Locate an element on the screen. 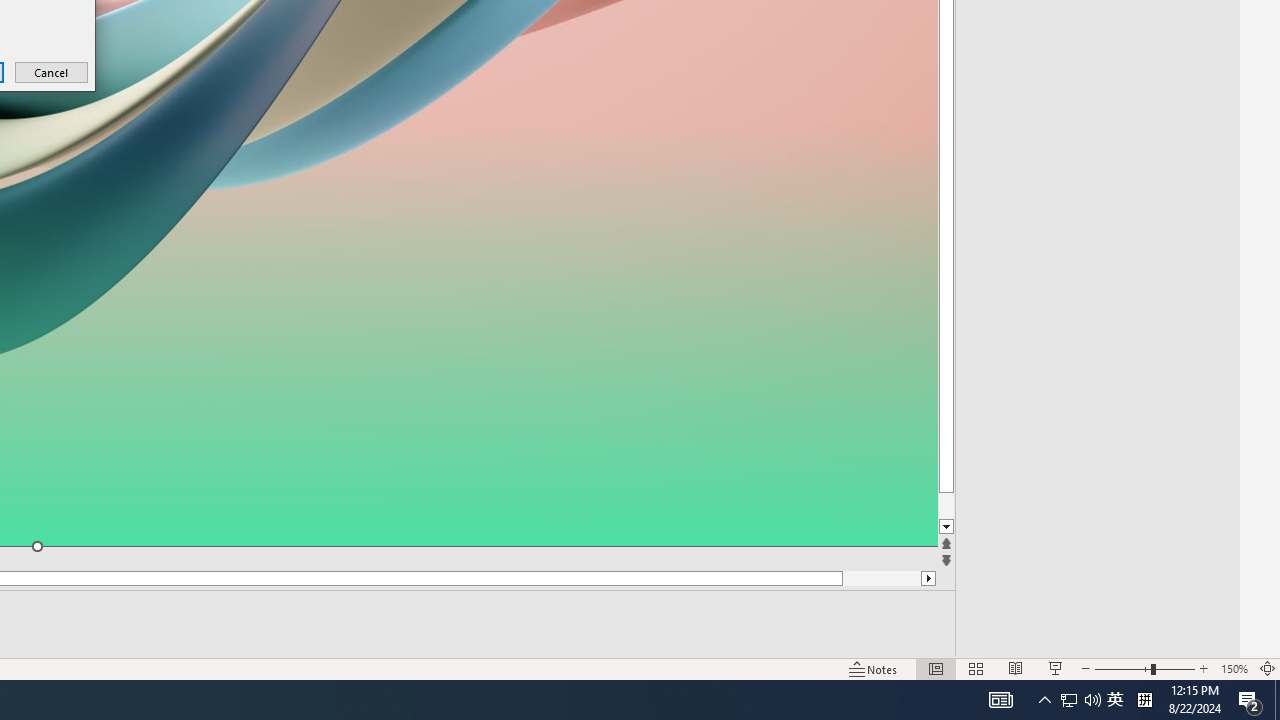  'Zoom 150%' is located at coordinates (1233, 669).